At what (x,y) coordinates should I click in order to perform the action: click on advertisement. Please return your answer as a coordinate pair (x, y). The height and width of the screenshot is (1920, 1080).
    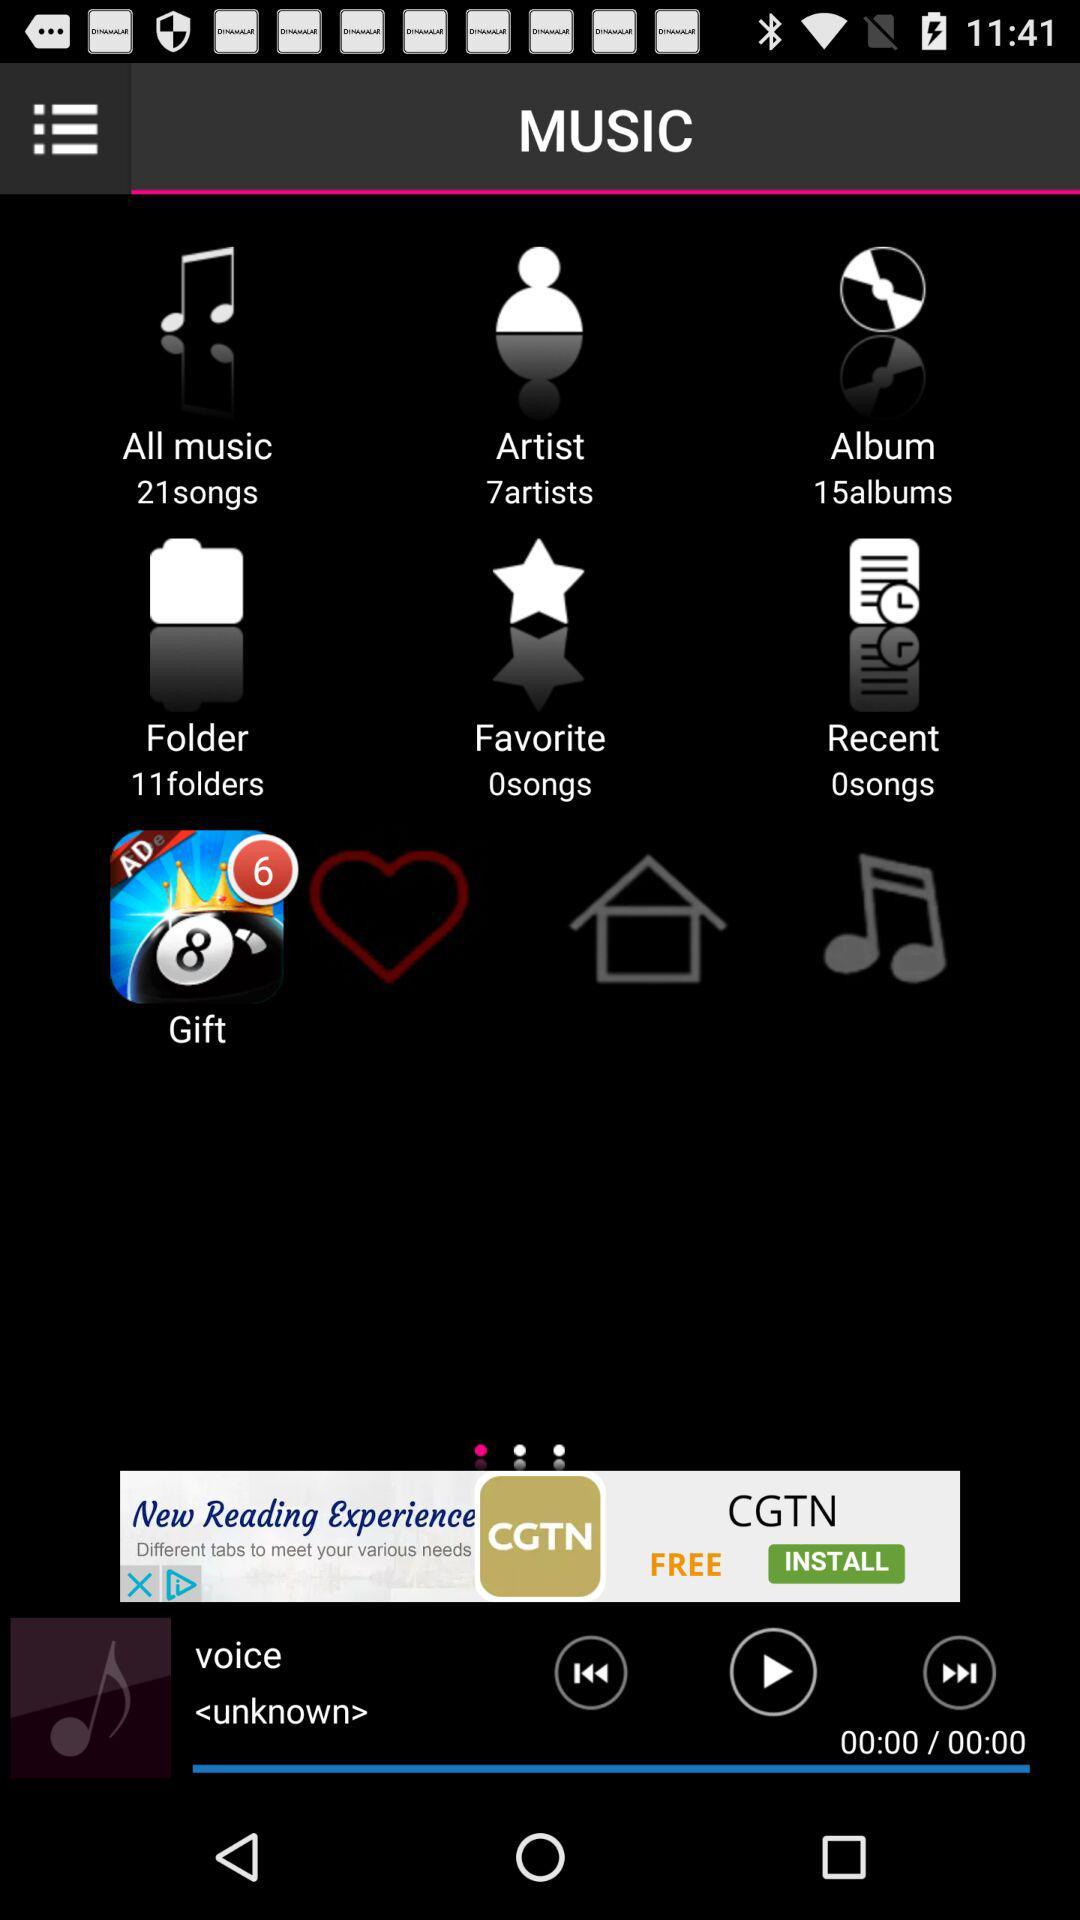
    Looking at the image, I should click on (540, 1535).